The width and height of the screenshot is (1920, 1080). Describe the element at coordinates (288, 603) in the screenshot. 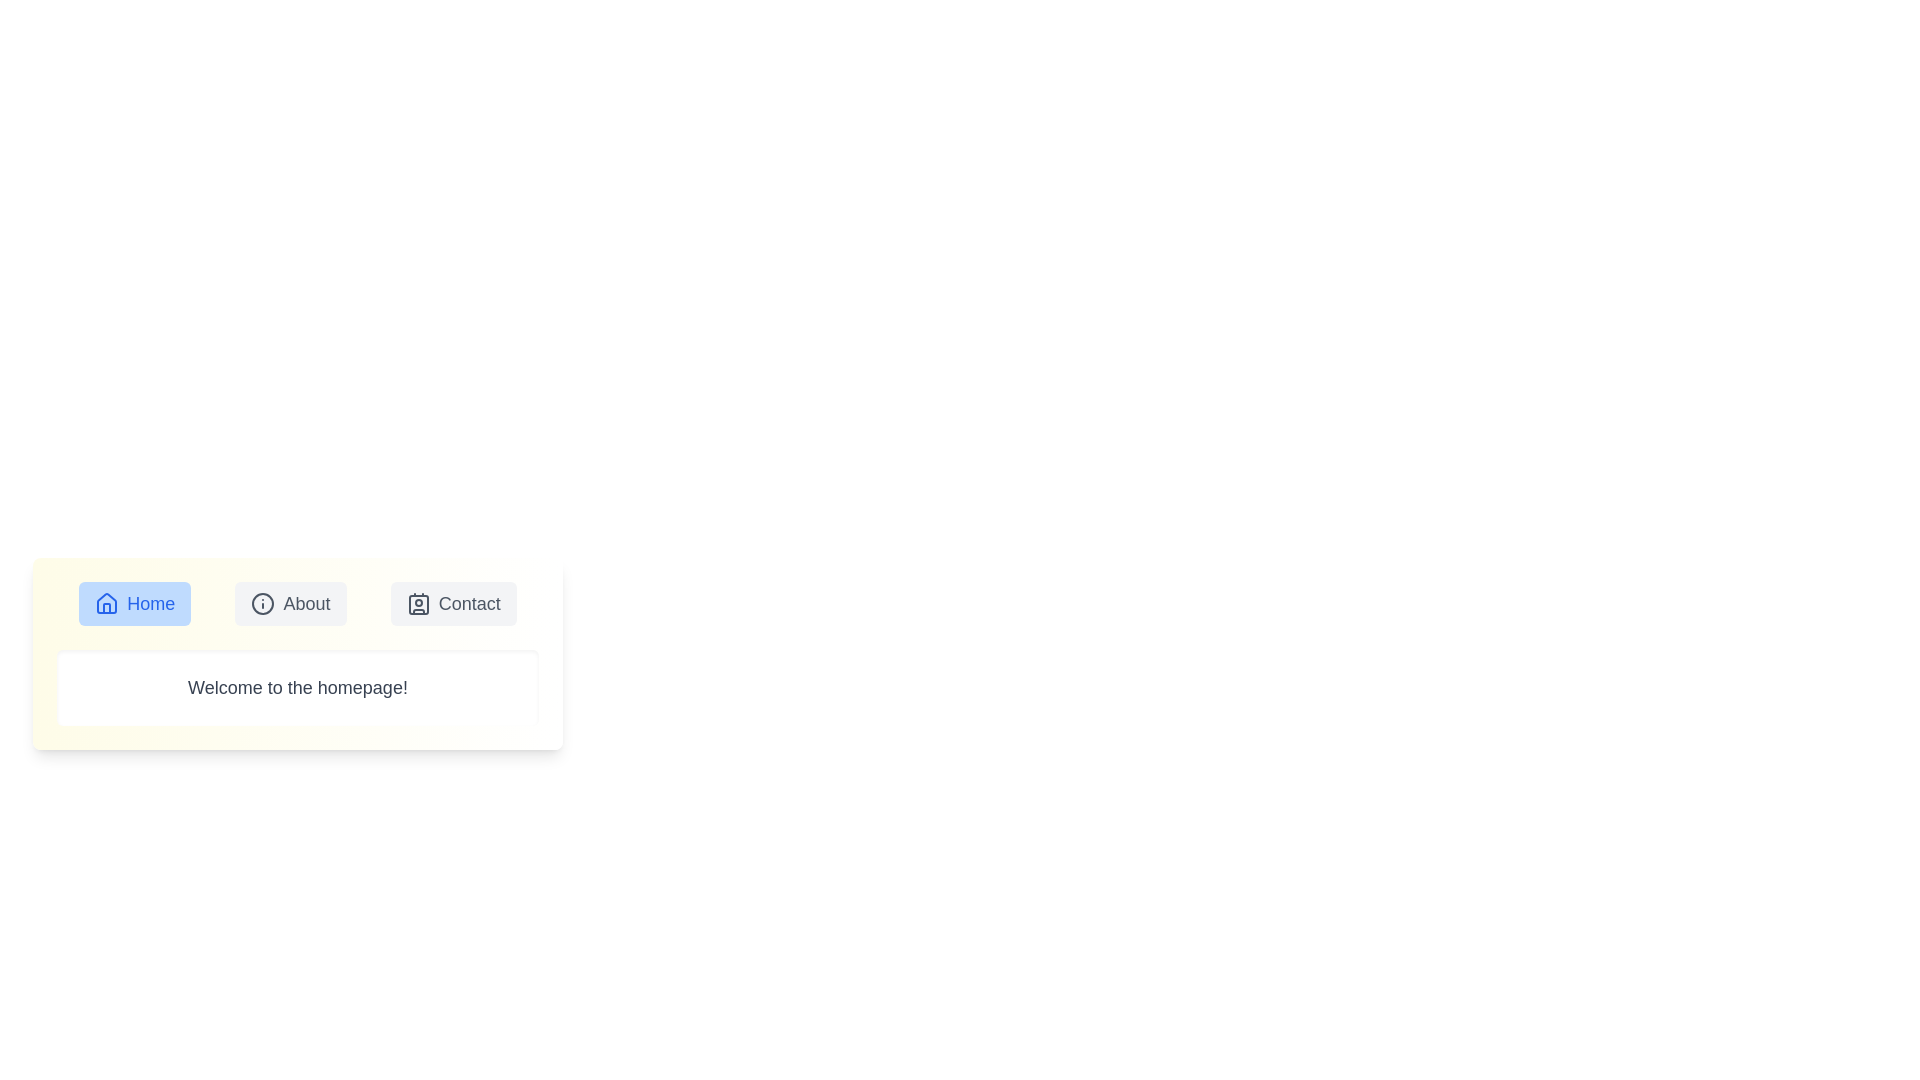

I see `the About tab to examine its content` at that location.